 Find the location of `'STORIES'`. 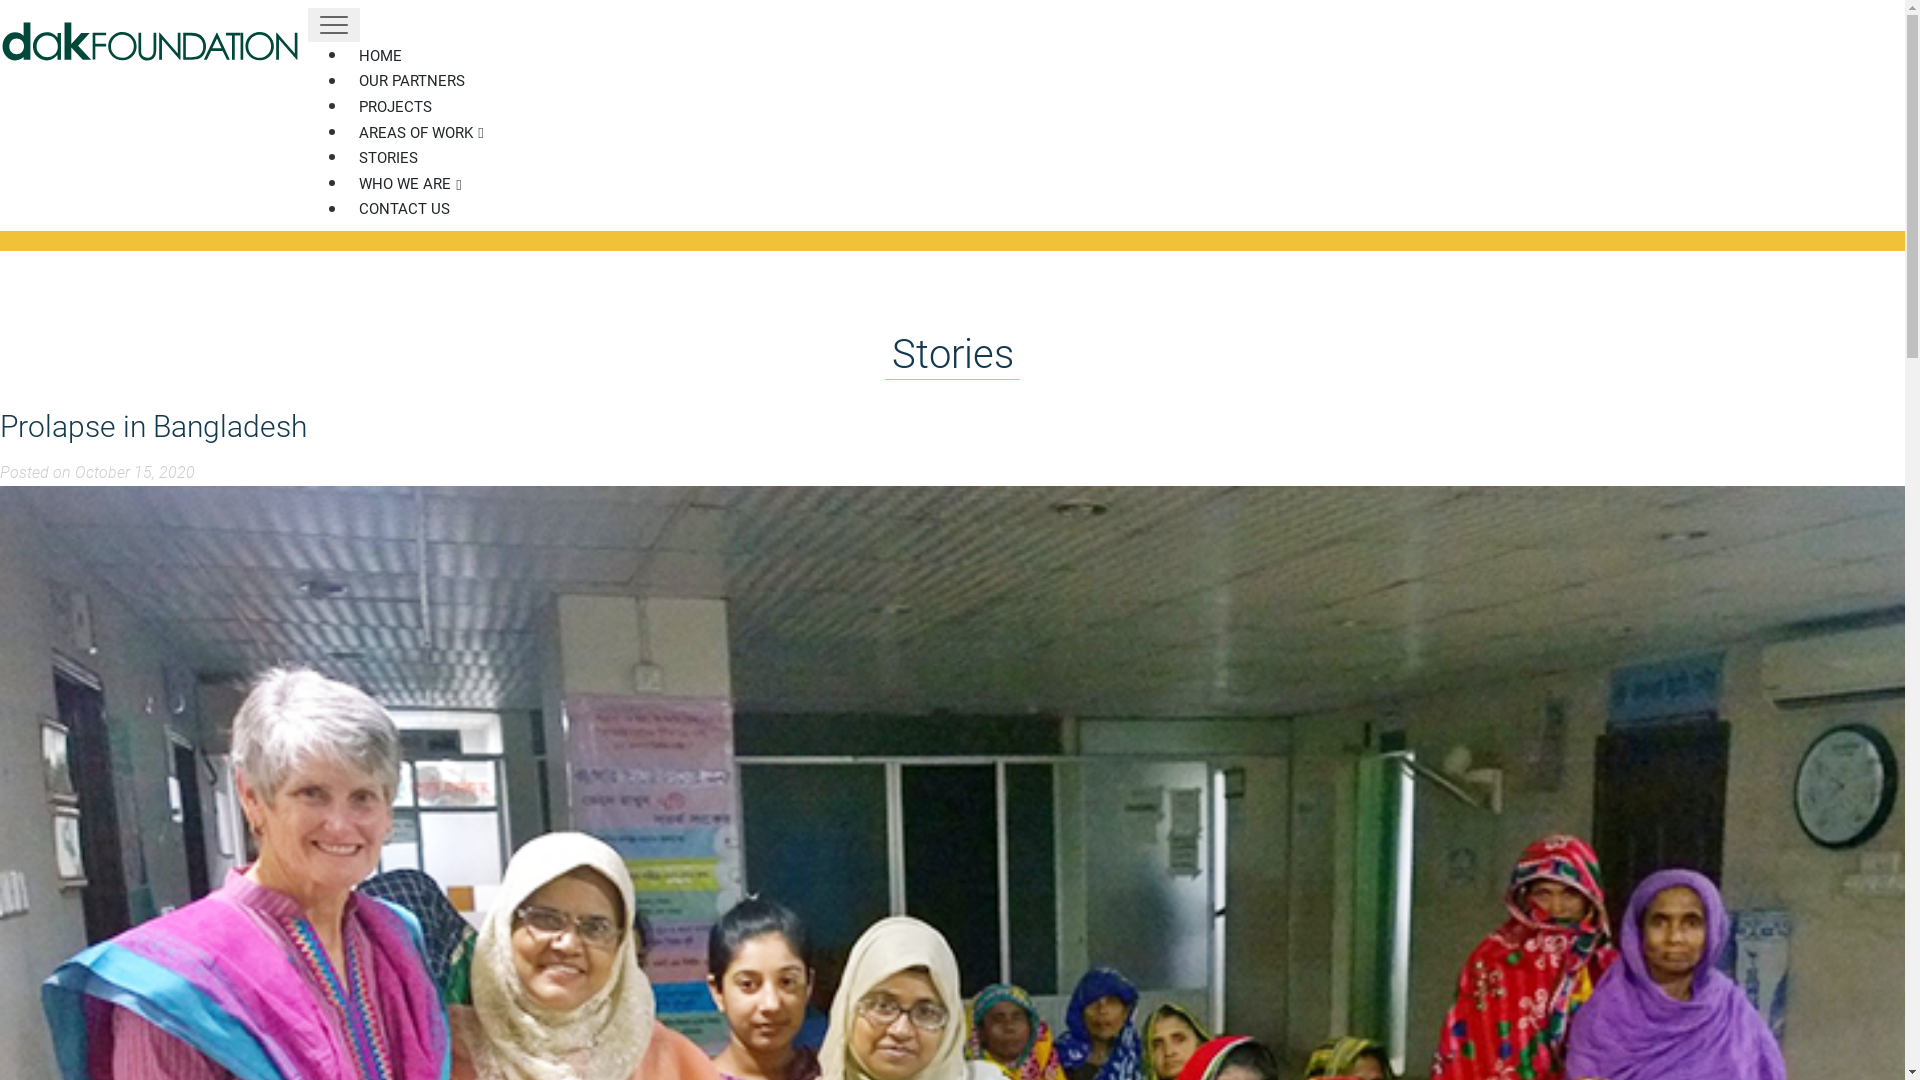

'STORIES' is located at coordinates (388, 157).